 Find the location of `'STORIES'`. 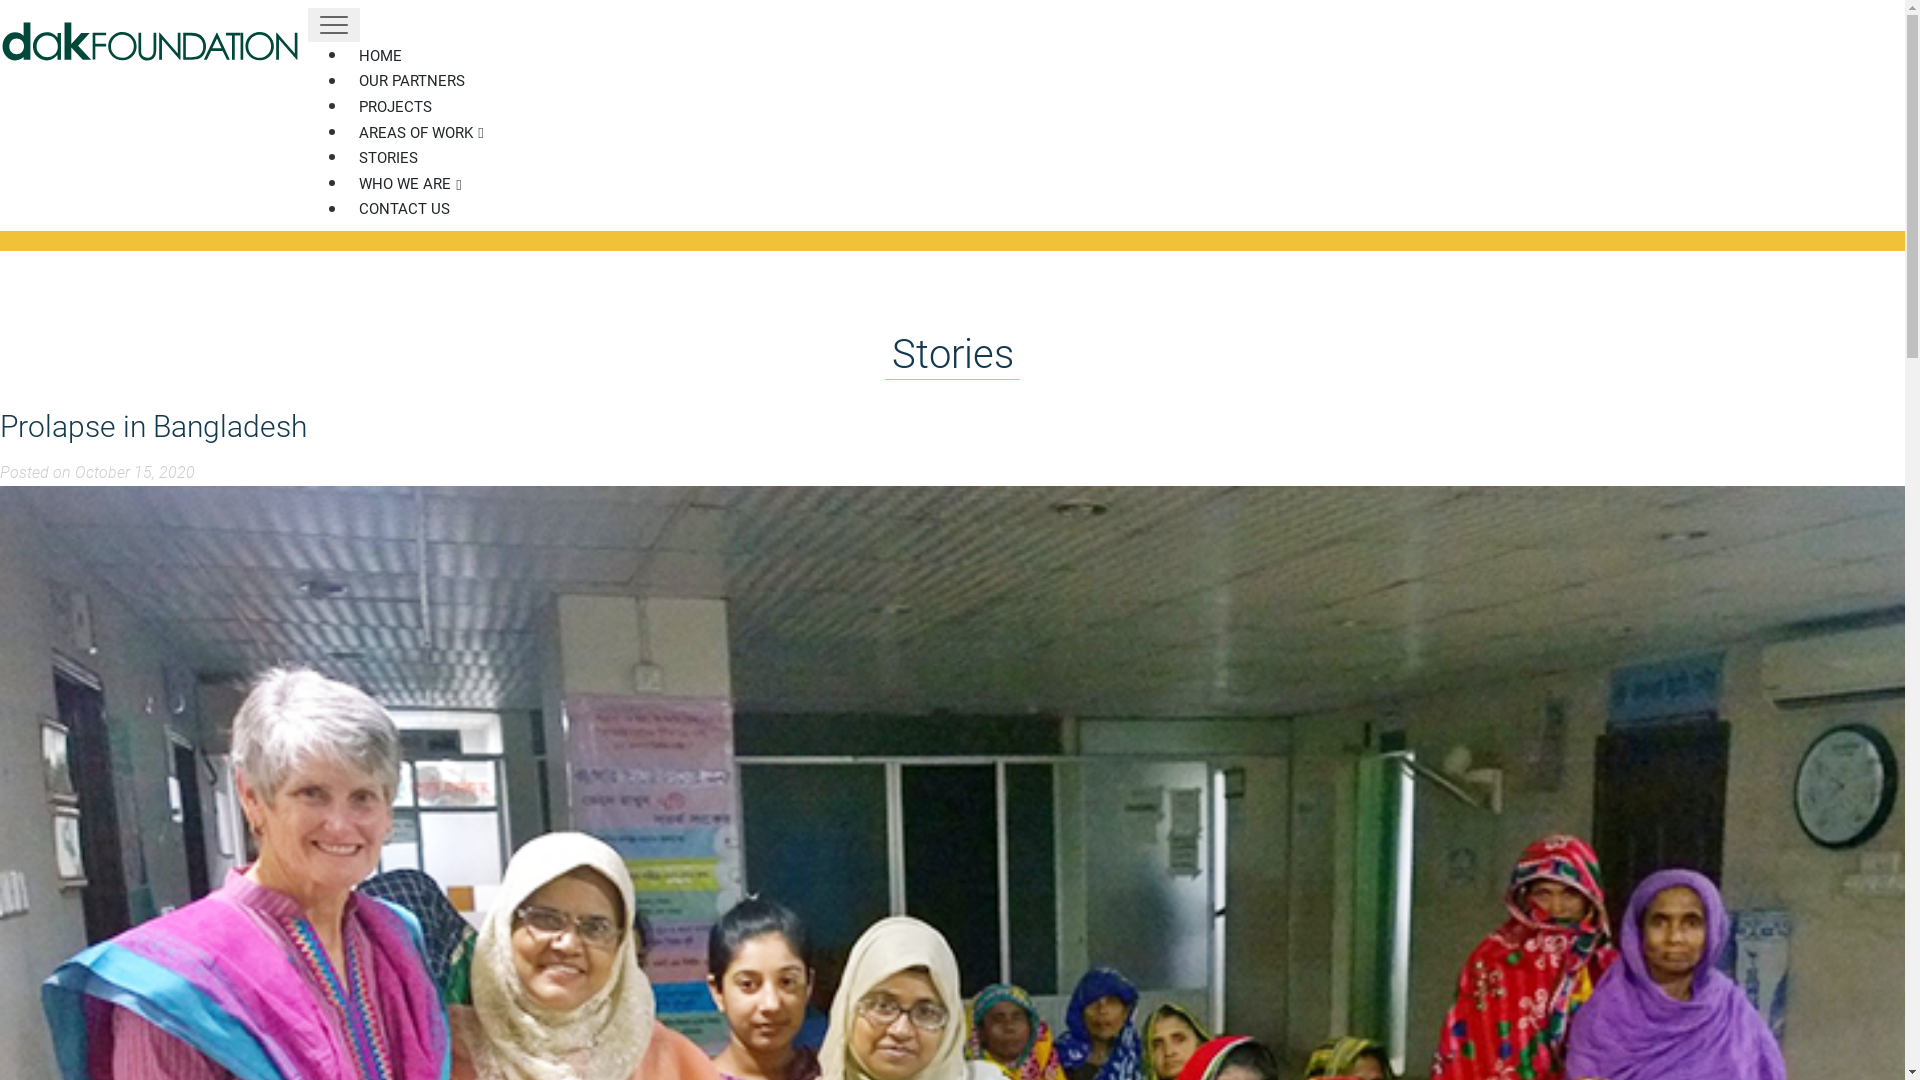

'STORIES' is located at coordinates (388, 157).